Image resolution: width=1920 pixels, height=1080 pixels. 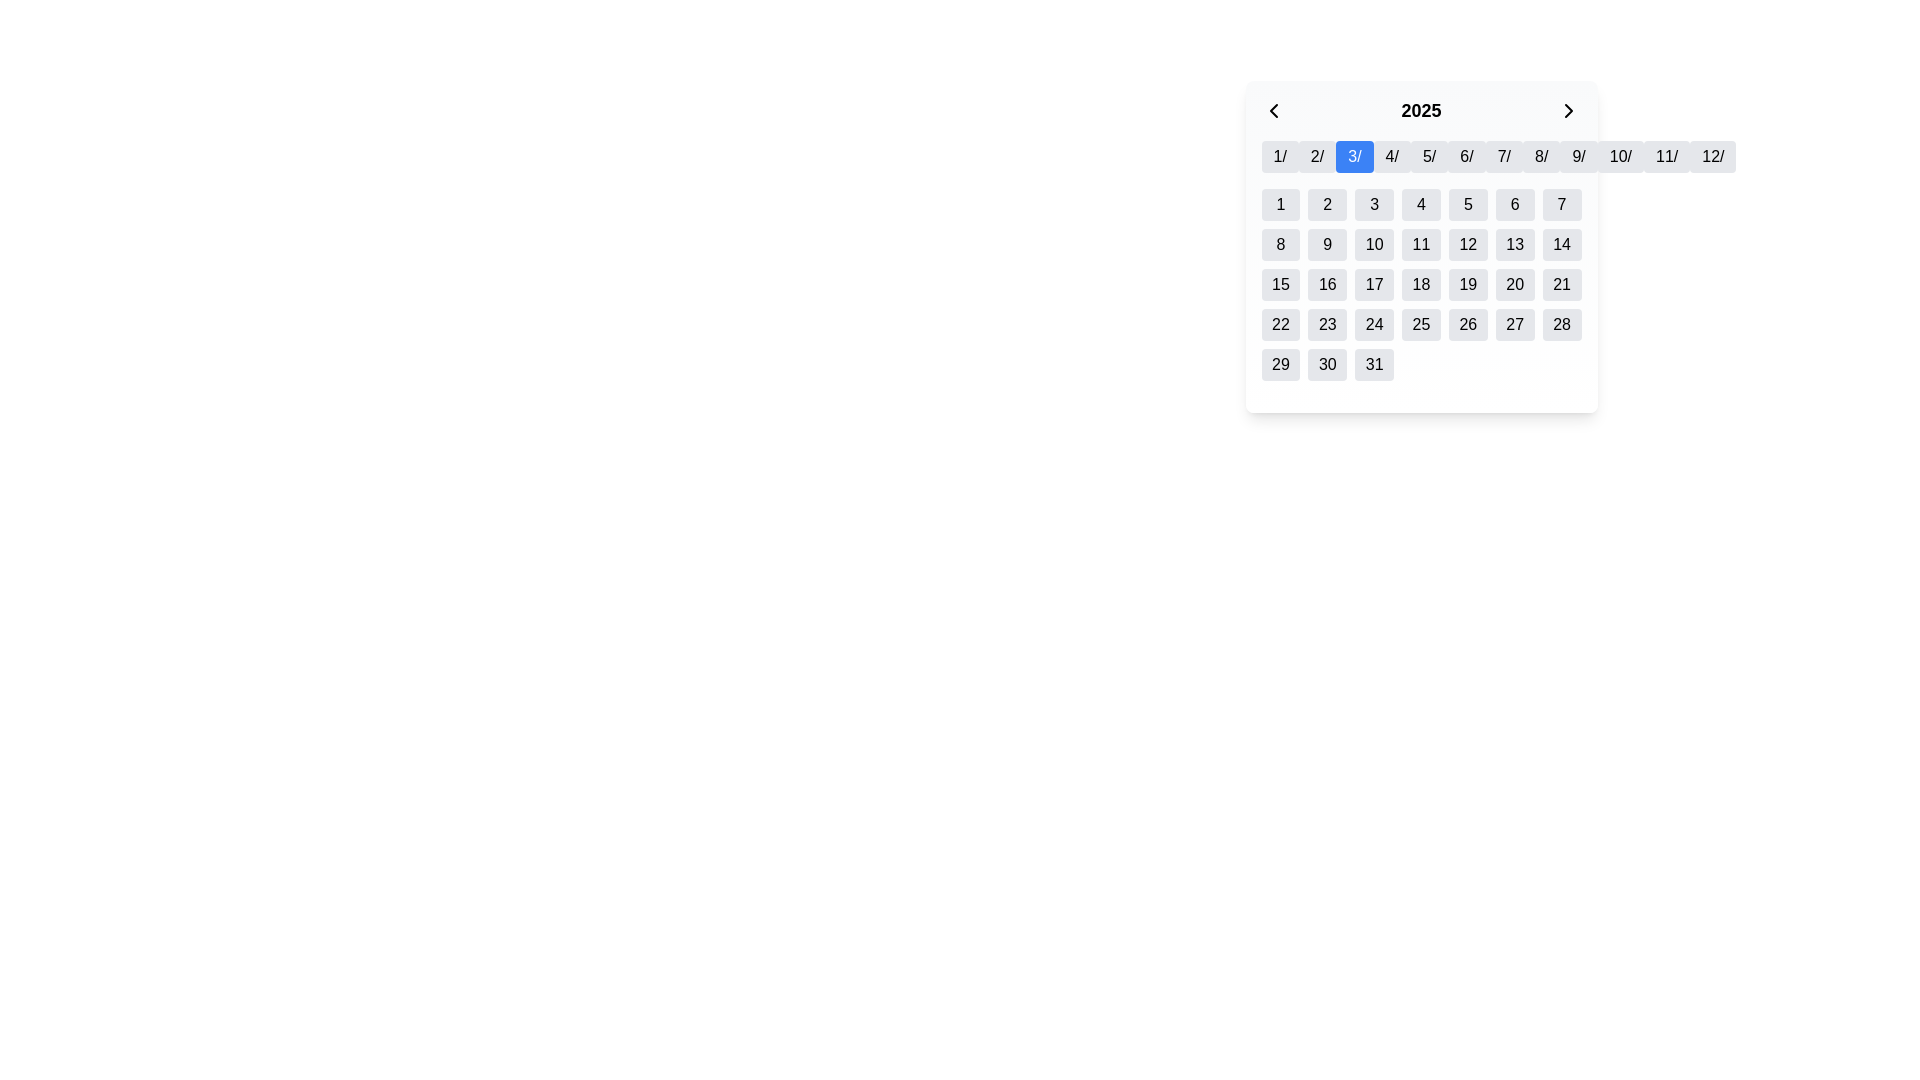 I want to click on the button displaying the number '9' in bold black font, so click(x=1327, y=244).